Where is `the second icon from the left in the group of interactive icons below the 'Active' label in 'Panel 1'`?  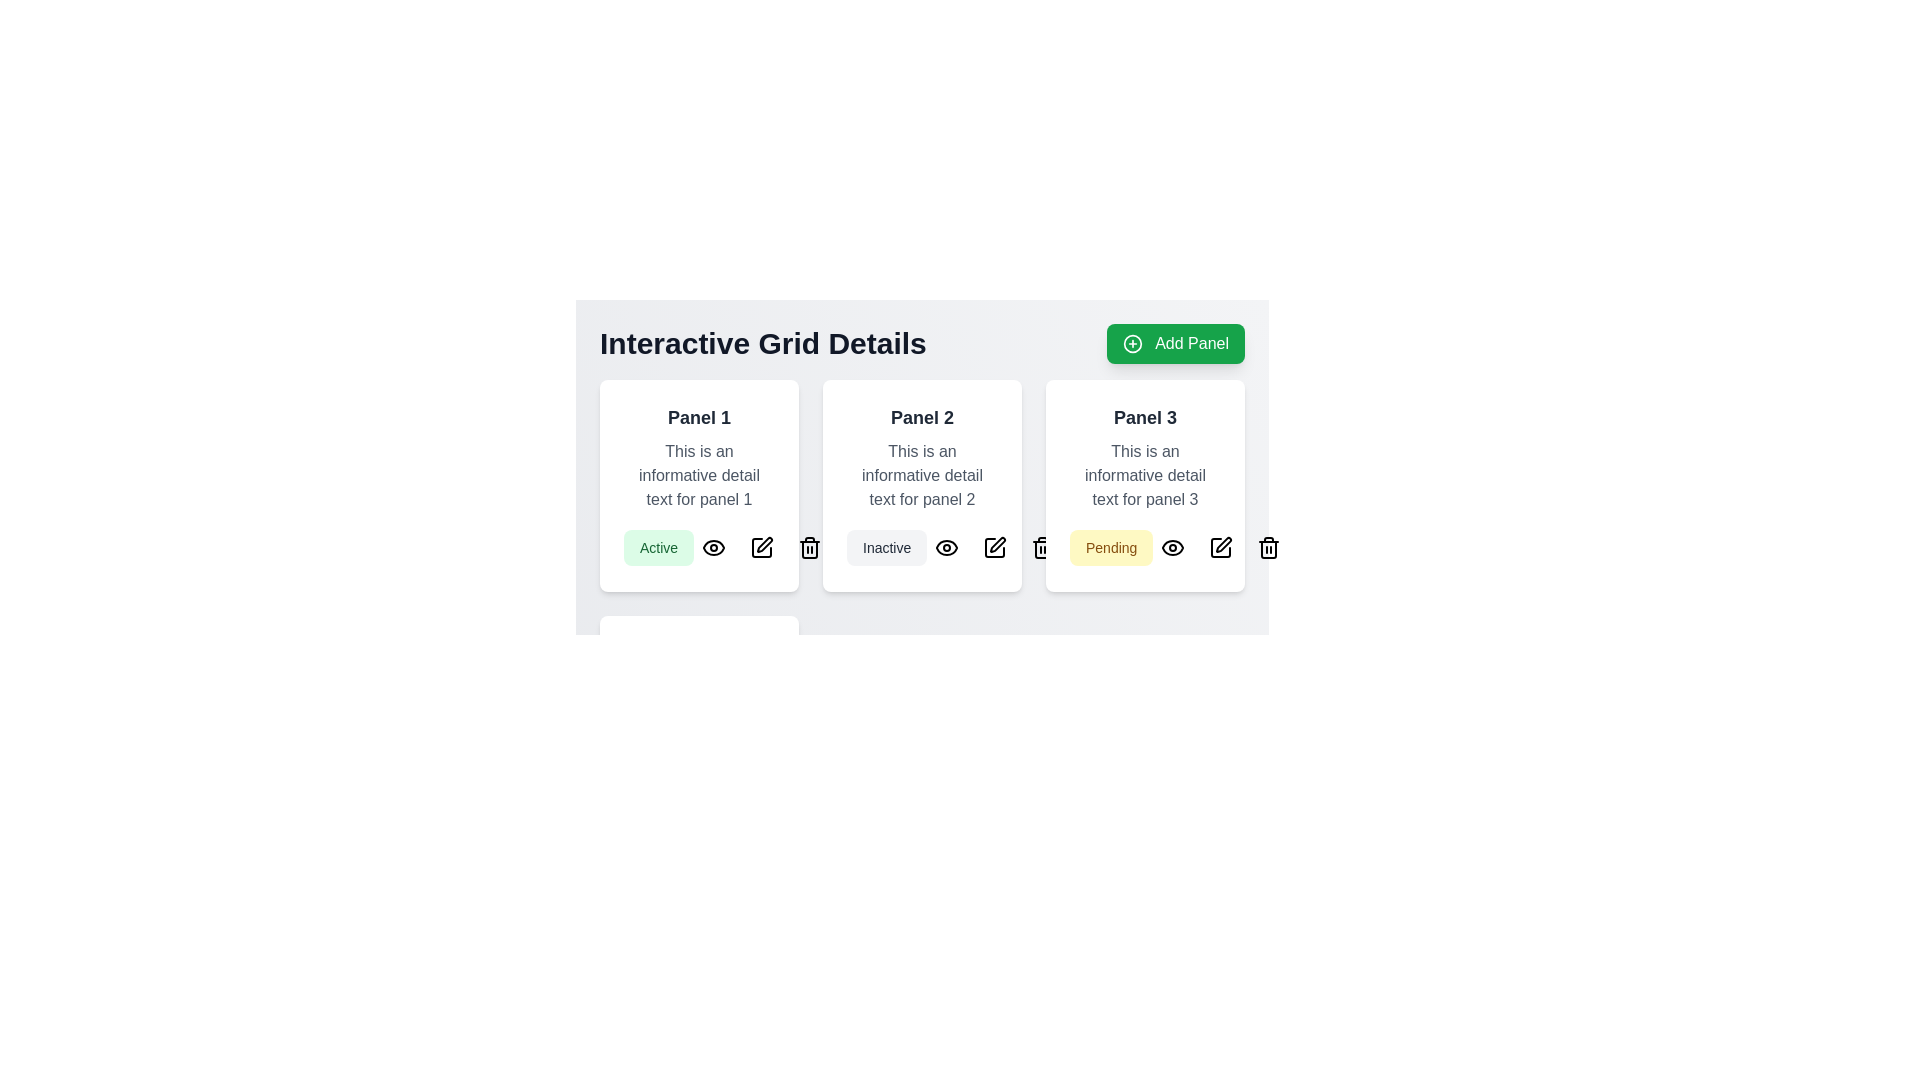 the second icon from the left in the group of interactive icons below the 'Active' label in 'Panel 1' is located at coordinates (761, 547).